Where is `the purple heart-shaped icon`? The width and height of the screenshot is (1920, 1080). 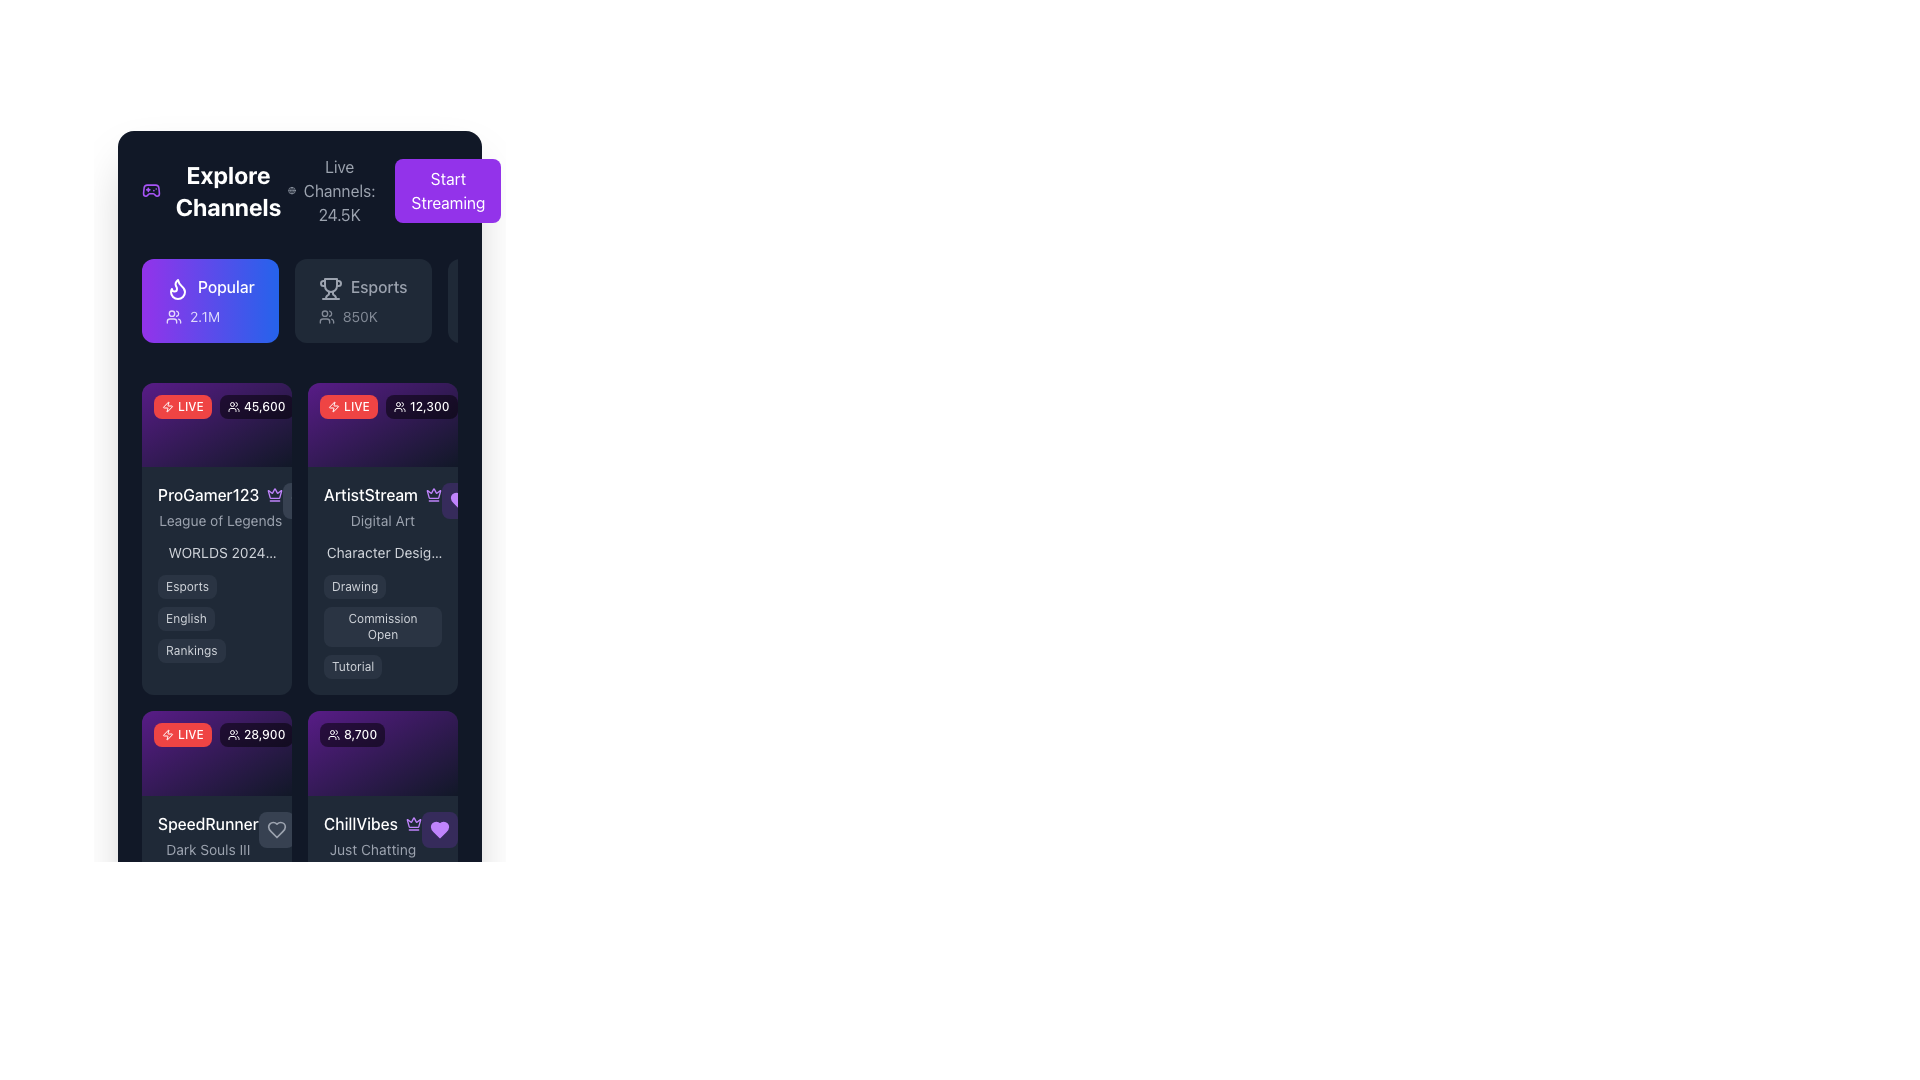 the purple heart-shaped icon is located at coordinates (438, 829).